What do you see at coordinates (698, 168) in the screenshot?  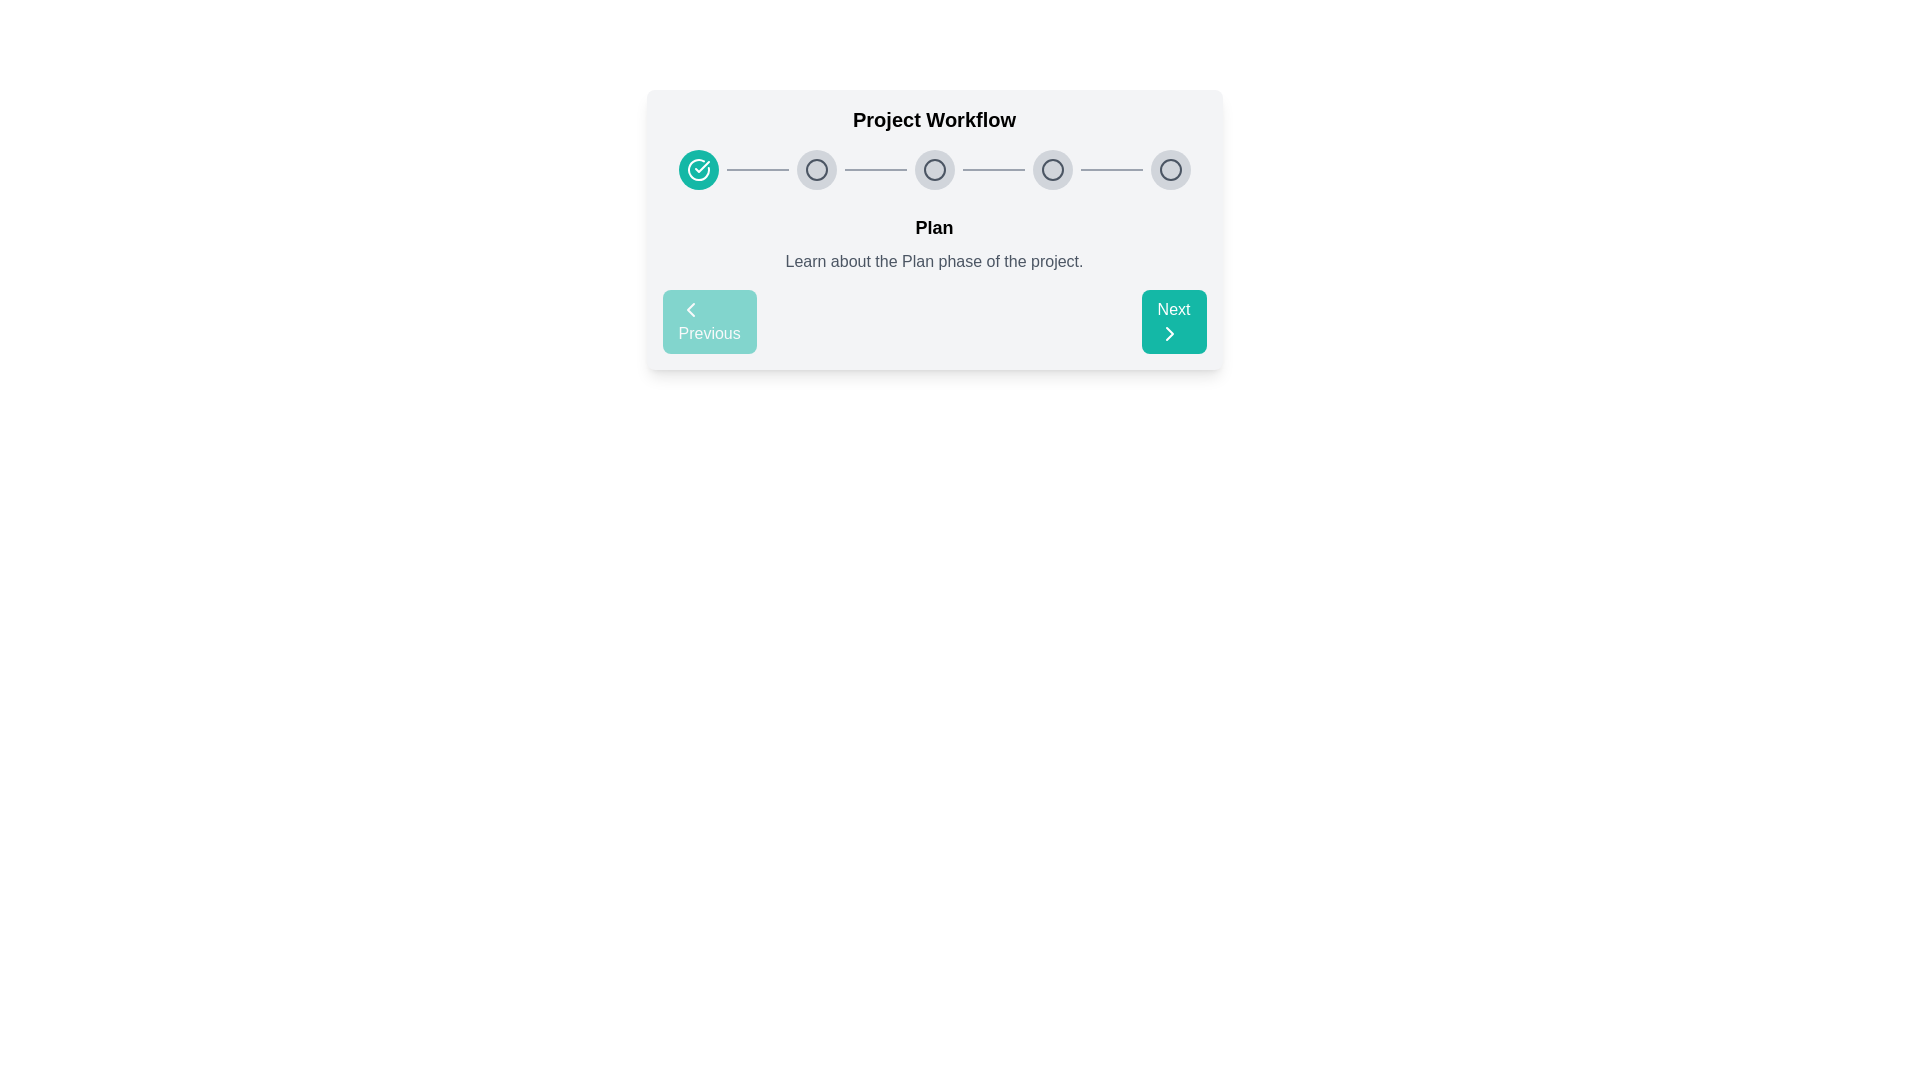 I see `the current step indicator to view its title and description` at bounding box center [698, 168].